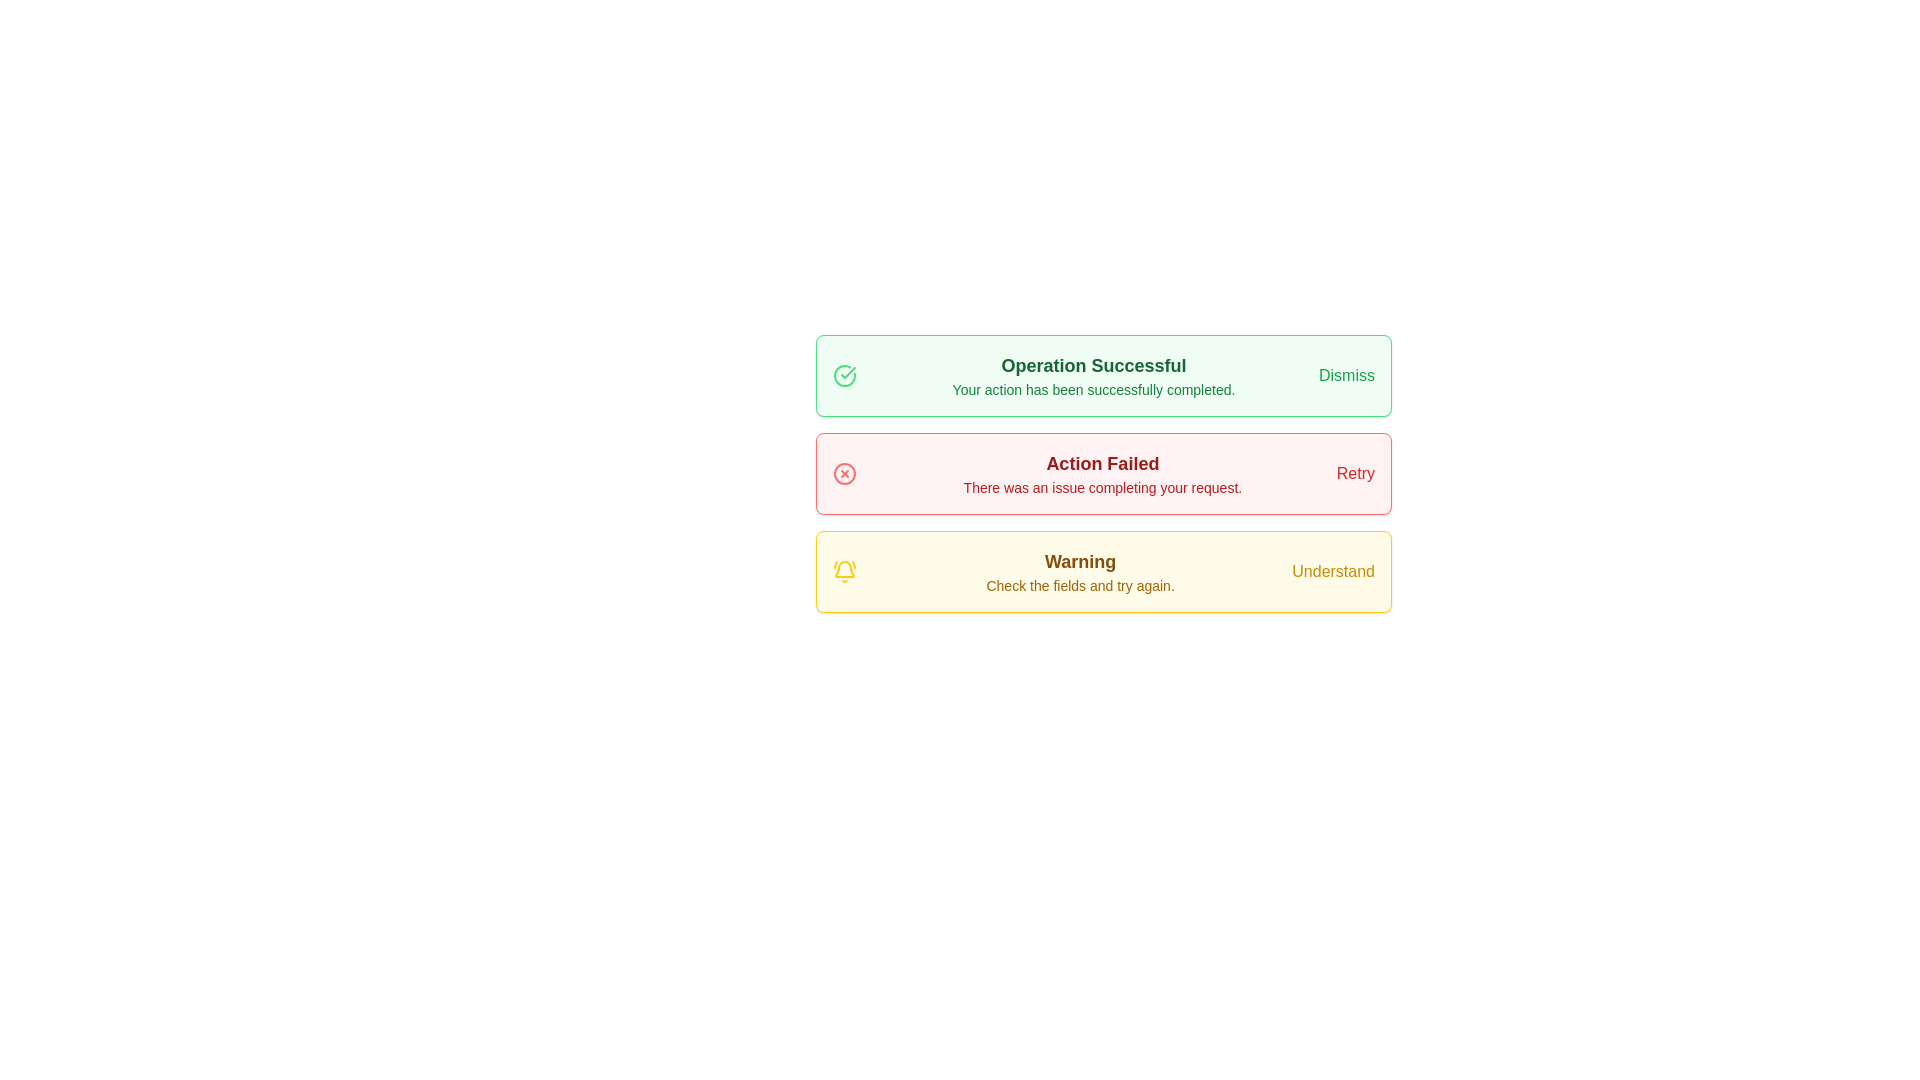  What do you see at coordinates (1093, 366) in the screenshot?
I see `the text display that reads 'Operation Successful' which is bold, green, and located at the topmost alert box in the interface` at bounding box center [1093, 366].